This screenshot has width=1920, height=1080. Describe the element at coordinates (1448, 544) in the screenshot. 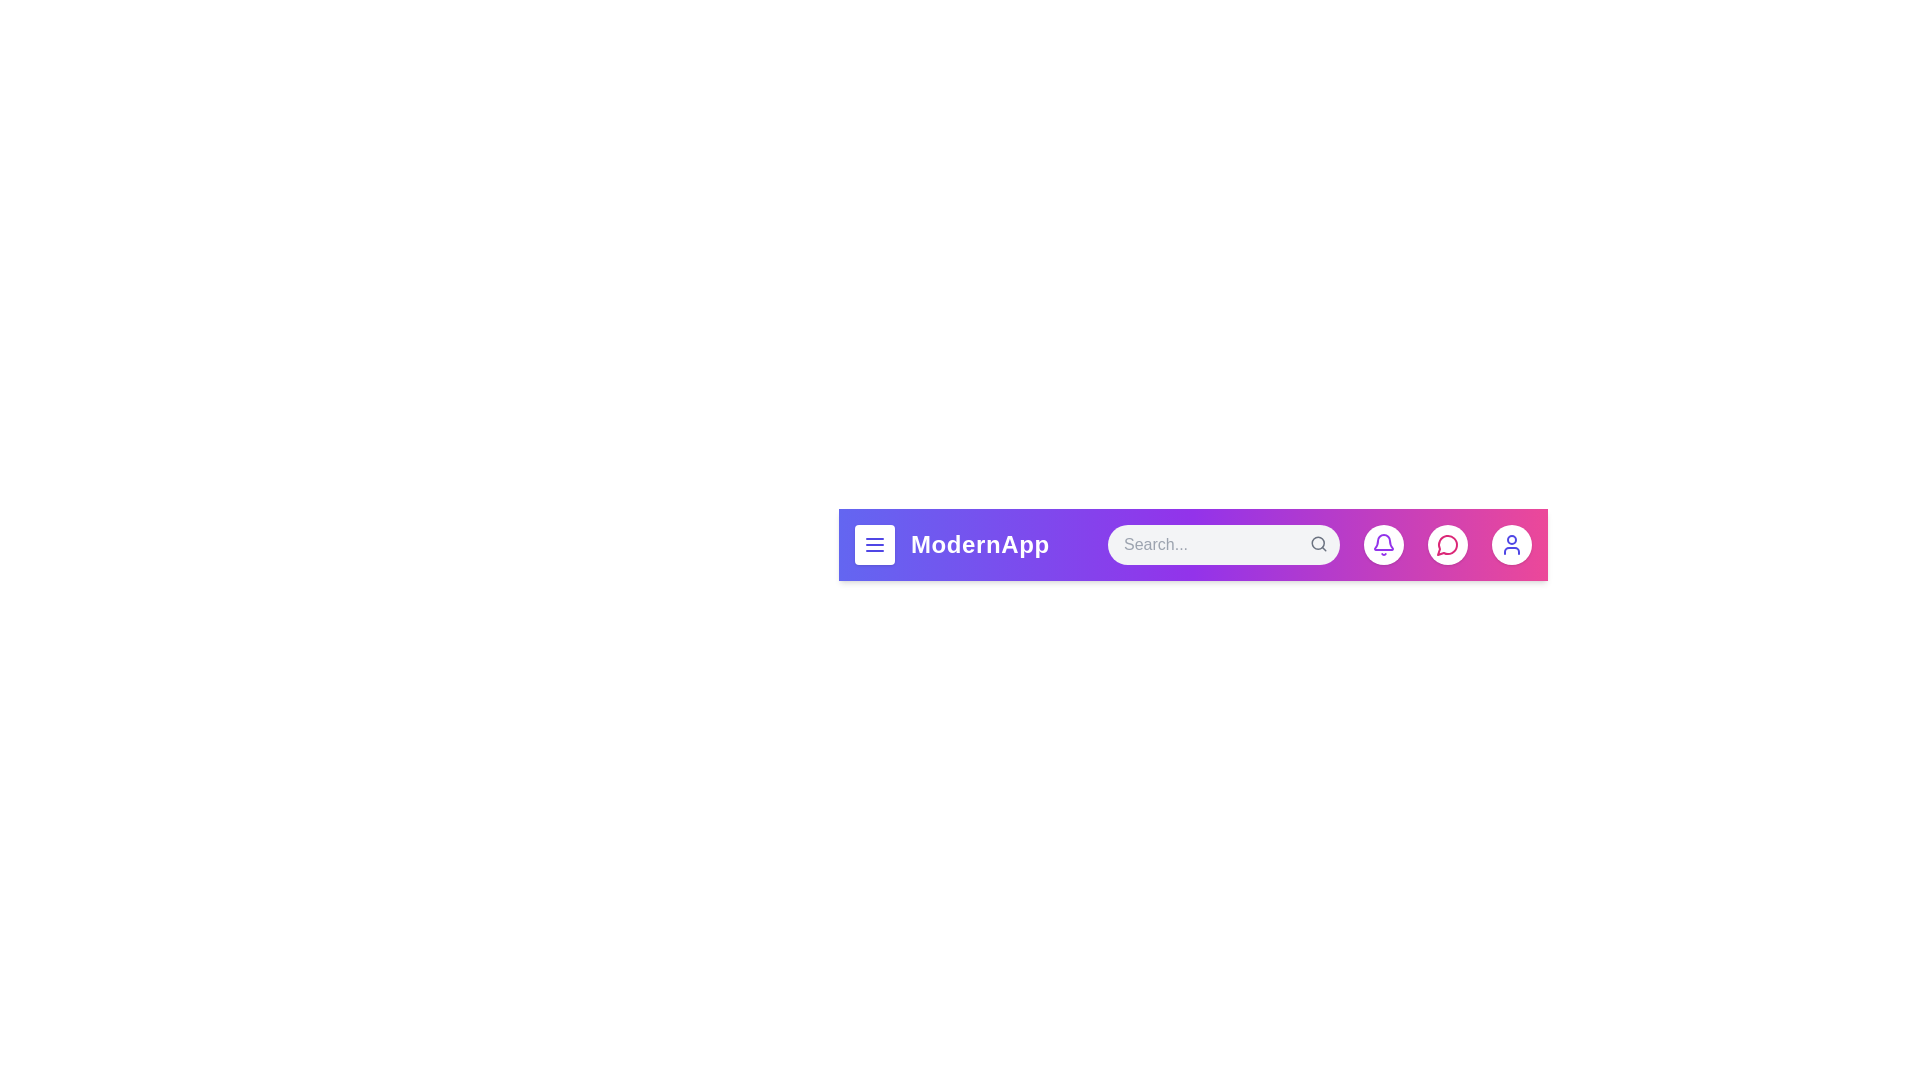

I see `the chat icon to open the messaging section` at that location.